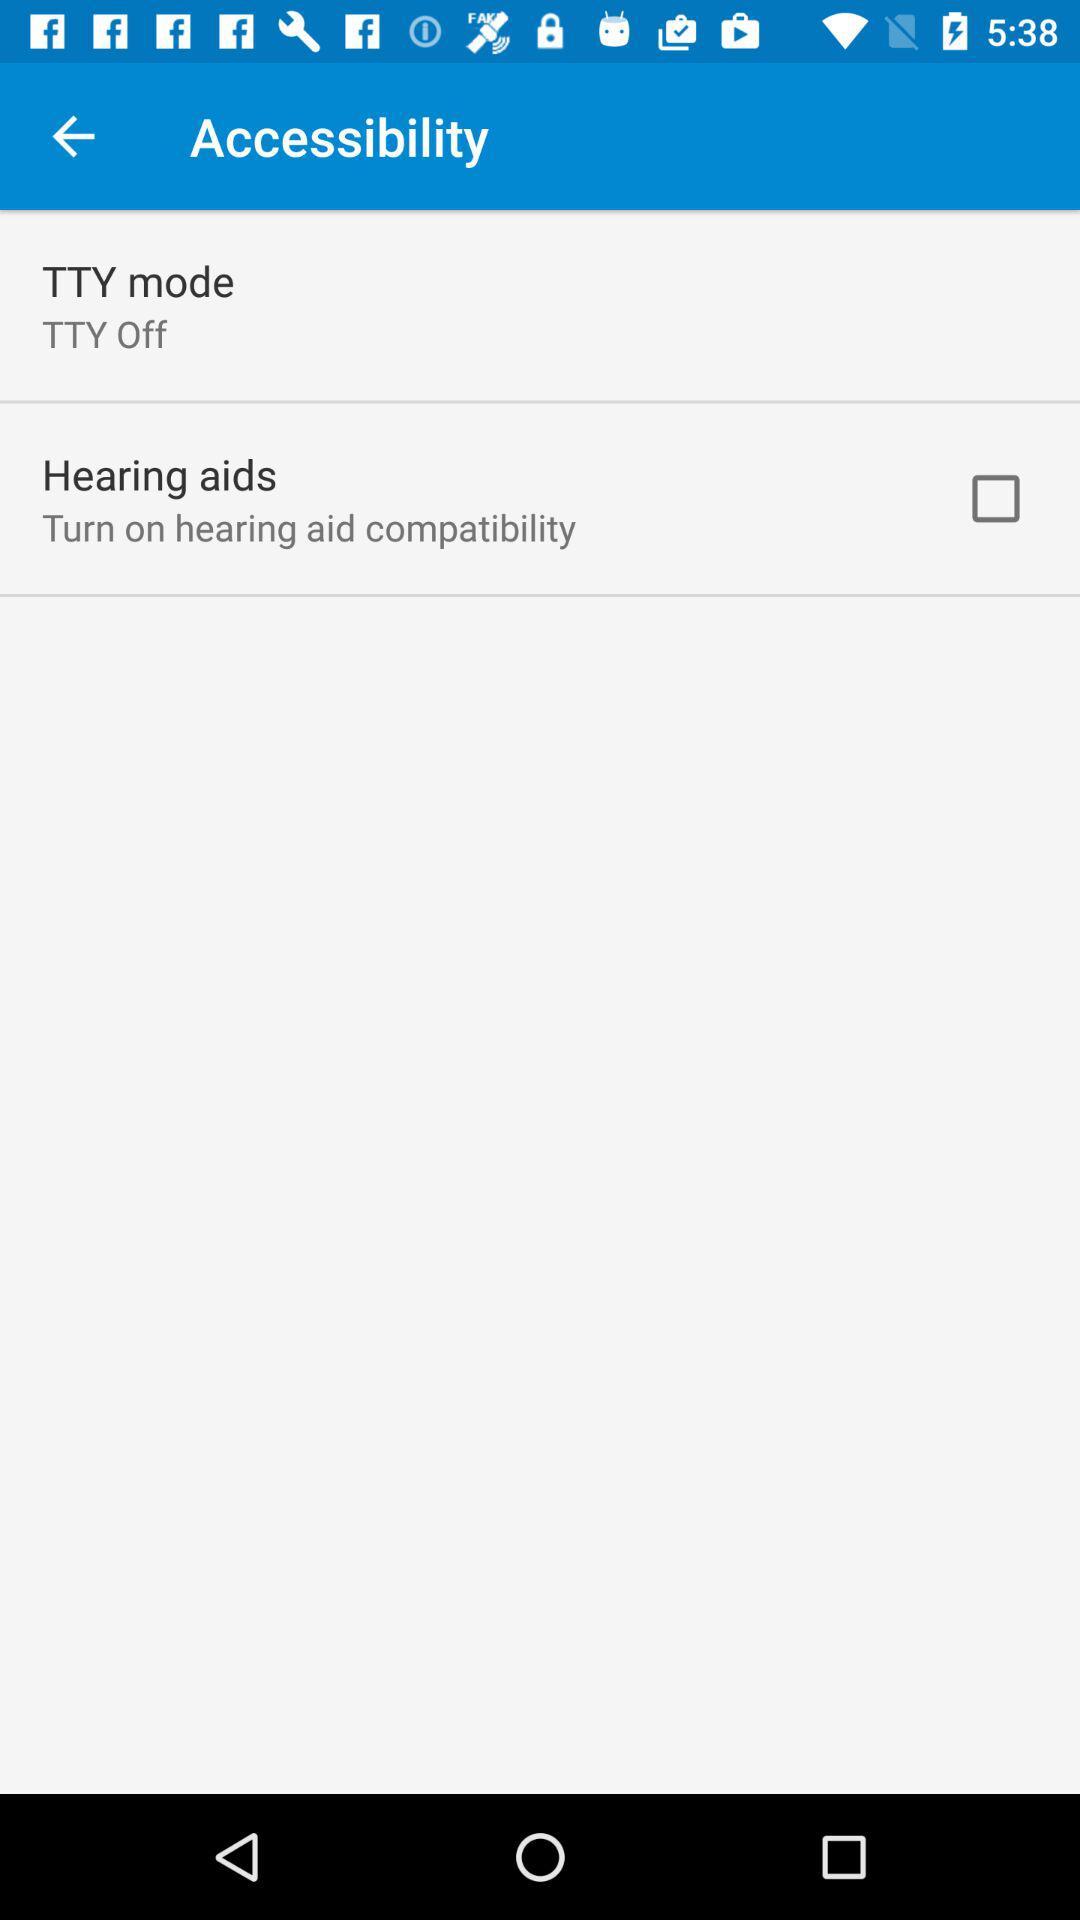 This screenshot has height=1920, width=1080. Describe the element at coordinates (995, 498) in the screenshot. I see `the item next to turn on hearing item` at that location.